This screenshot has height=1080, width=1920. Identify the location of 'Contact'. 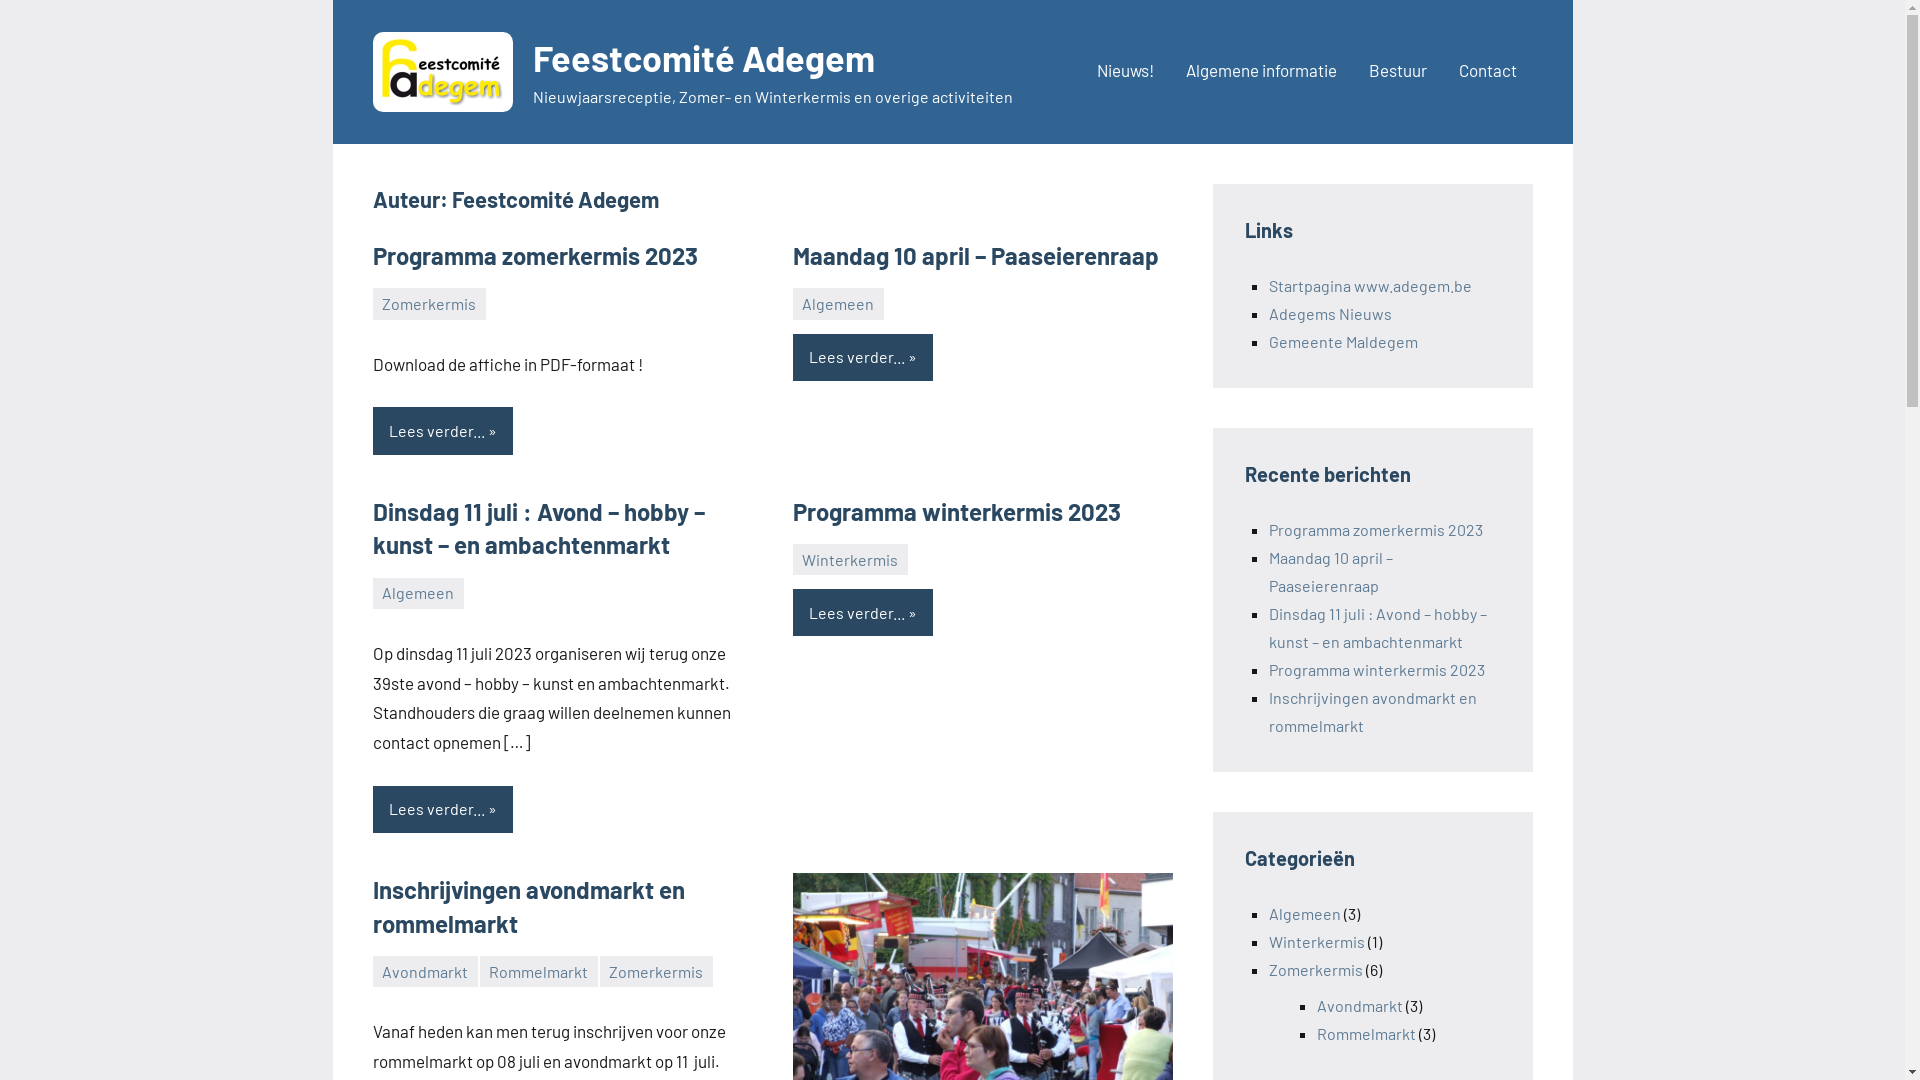
(1487, 70).